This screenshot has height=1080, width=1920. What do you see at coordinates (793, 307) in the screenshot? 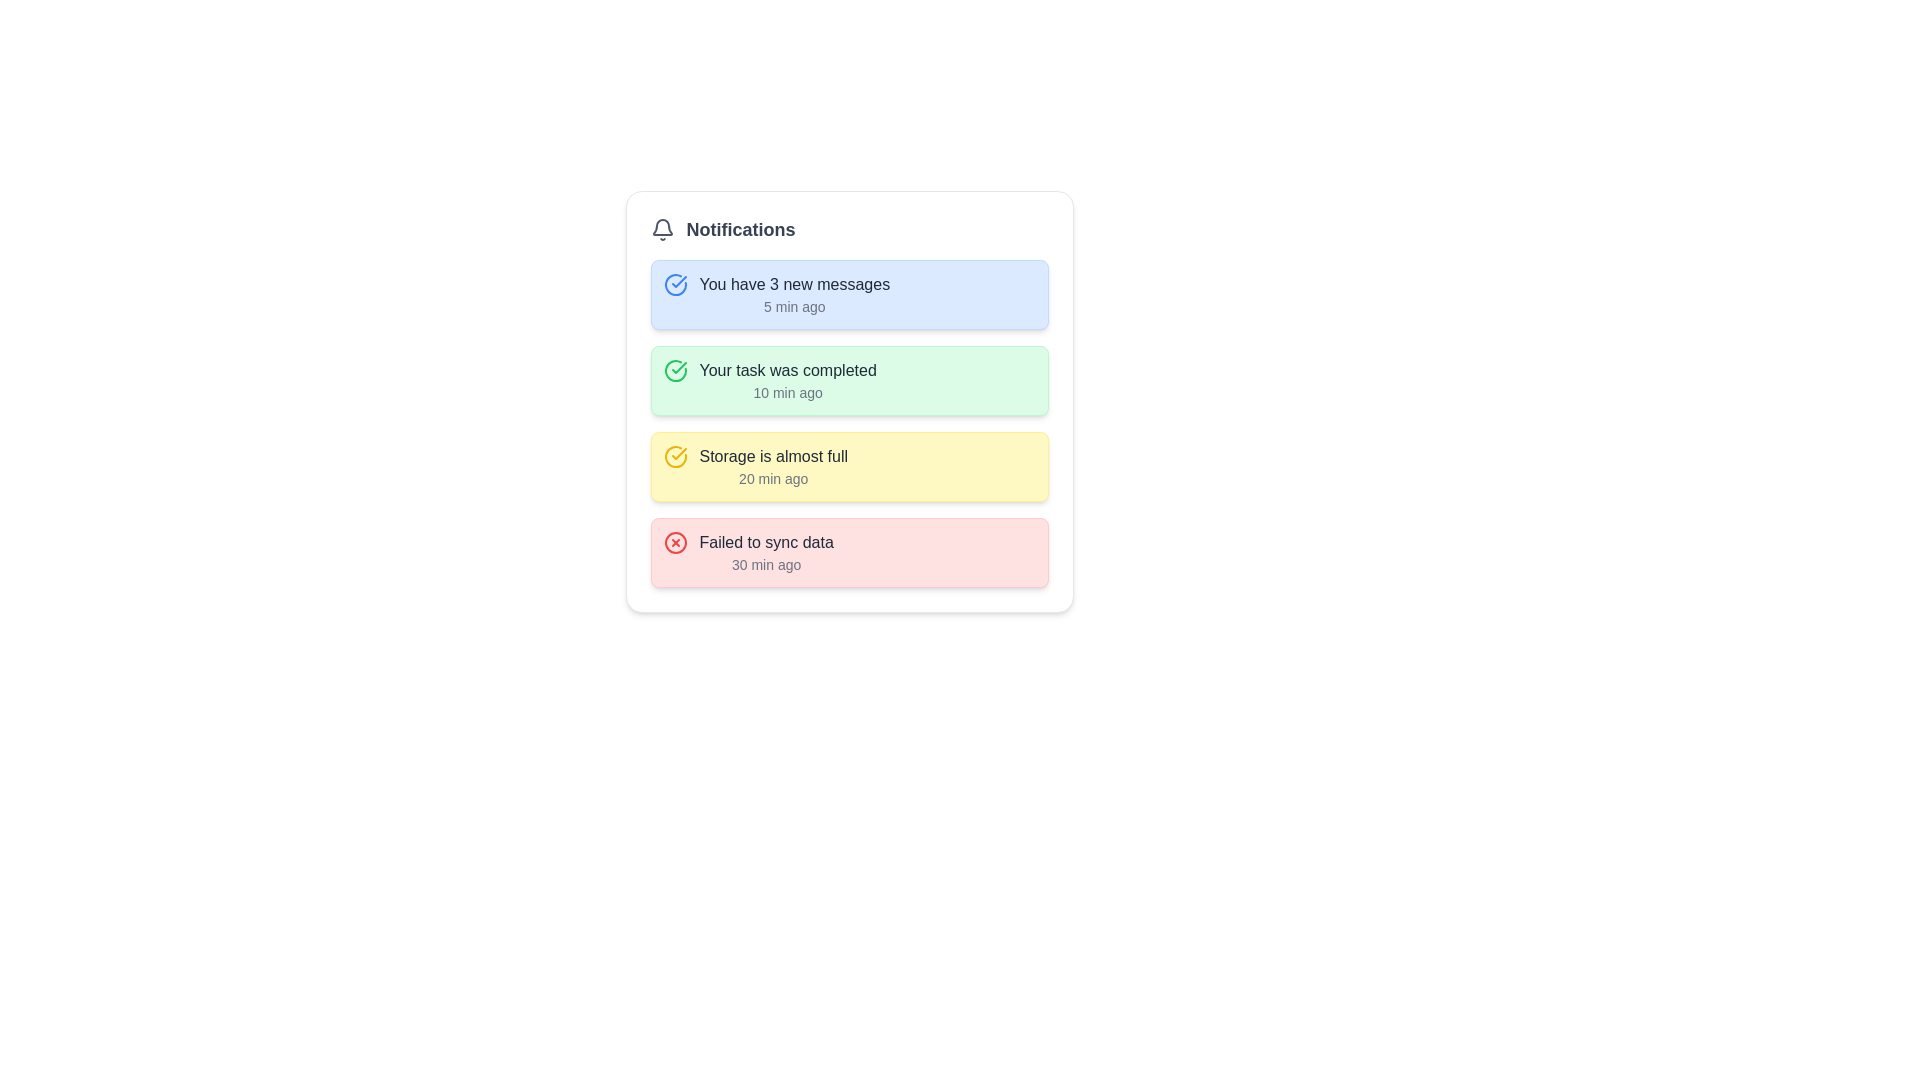
I see `text label displaying '5 min ago' located beneath the message 'You have 3 new messages' in the first notification card` at bounding box center [793, 307].